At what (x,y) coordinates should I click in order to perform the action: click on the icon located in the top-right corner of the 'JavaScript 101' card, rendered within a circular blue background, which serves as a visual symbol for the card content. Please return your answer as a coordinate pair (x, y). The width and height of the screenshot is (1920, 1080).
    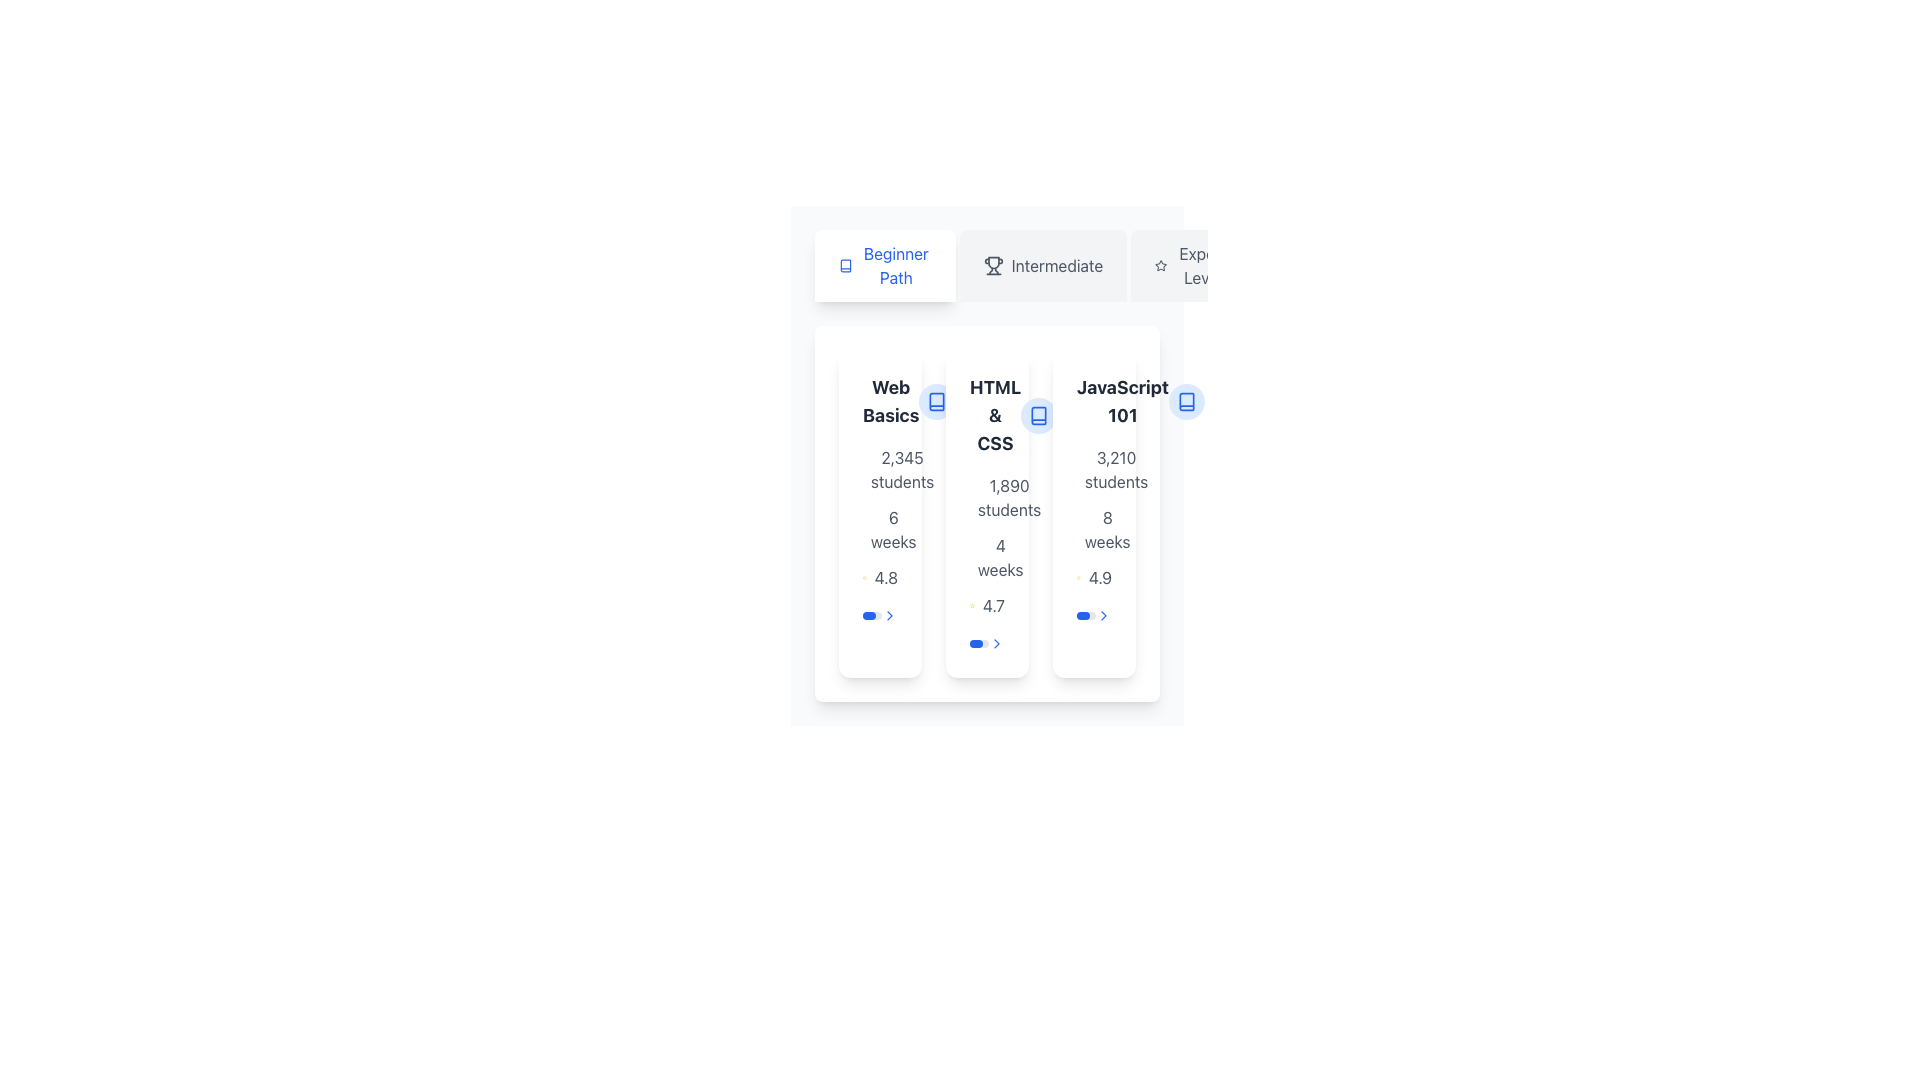
    Looking at the image, I should click on (1186, 401).